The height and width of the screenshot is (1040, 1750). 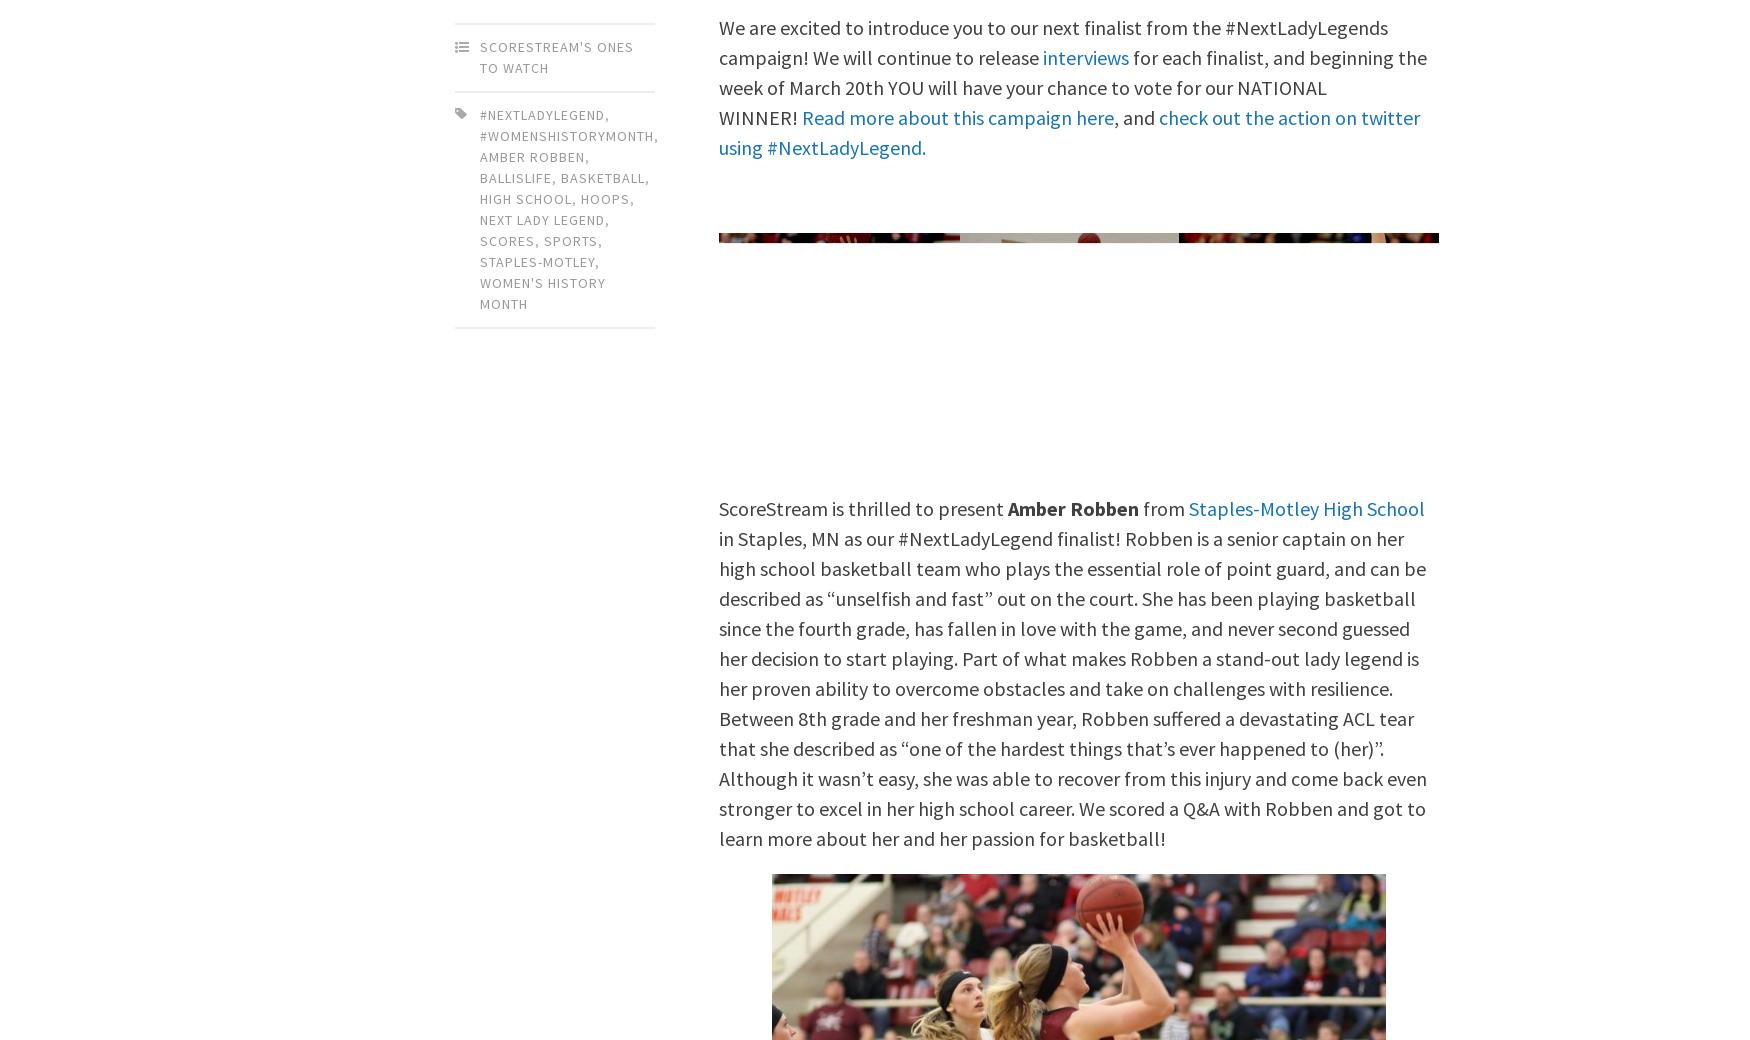 What do you see at coordinates (480, 240) in the screenshot?
I see `'scores'` at bounding box center [480, 240].